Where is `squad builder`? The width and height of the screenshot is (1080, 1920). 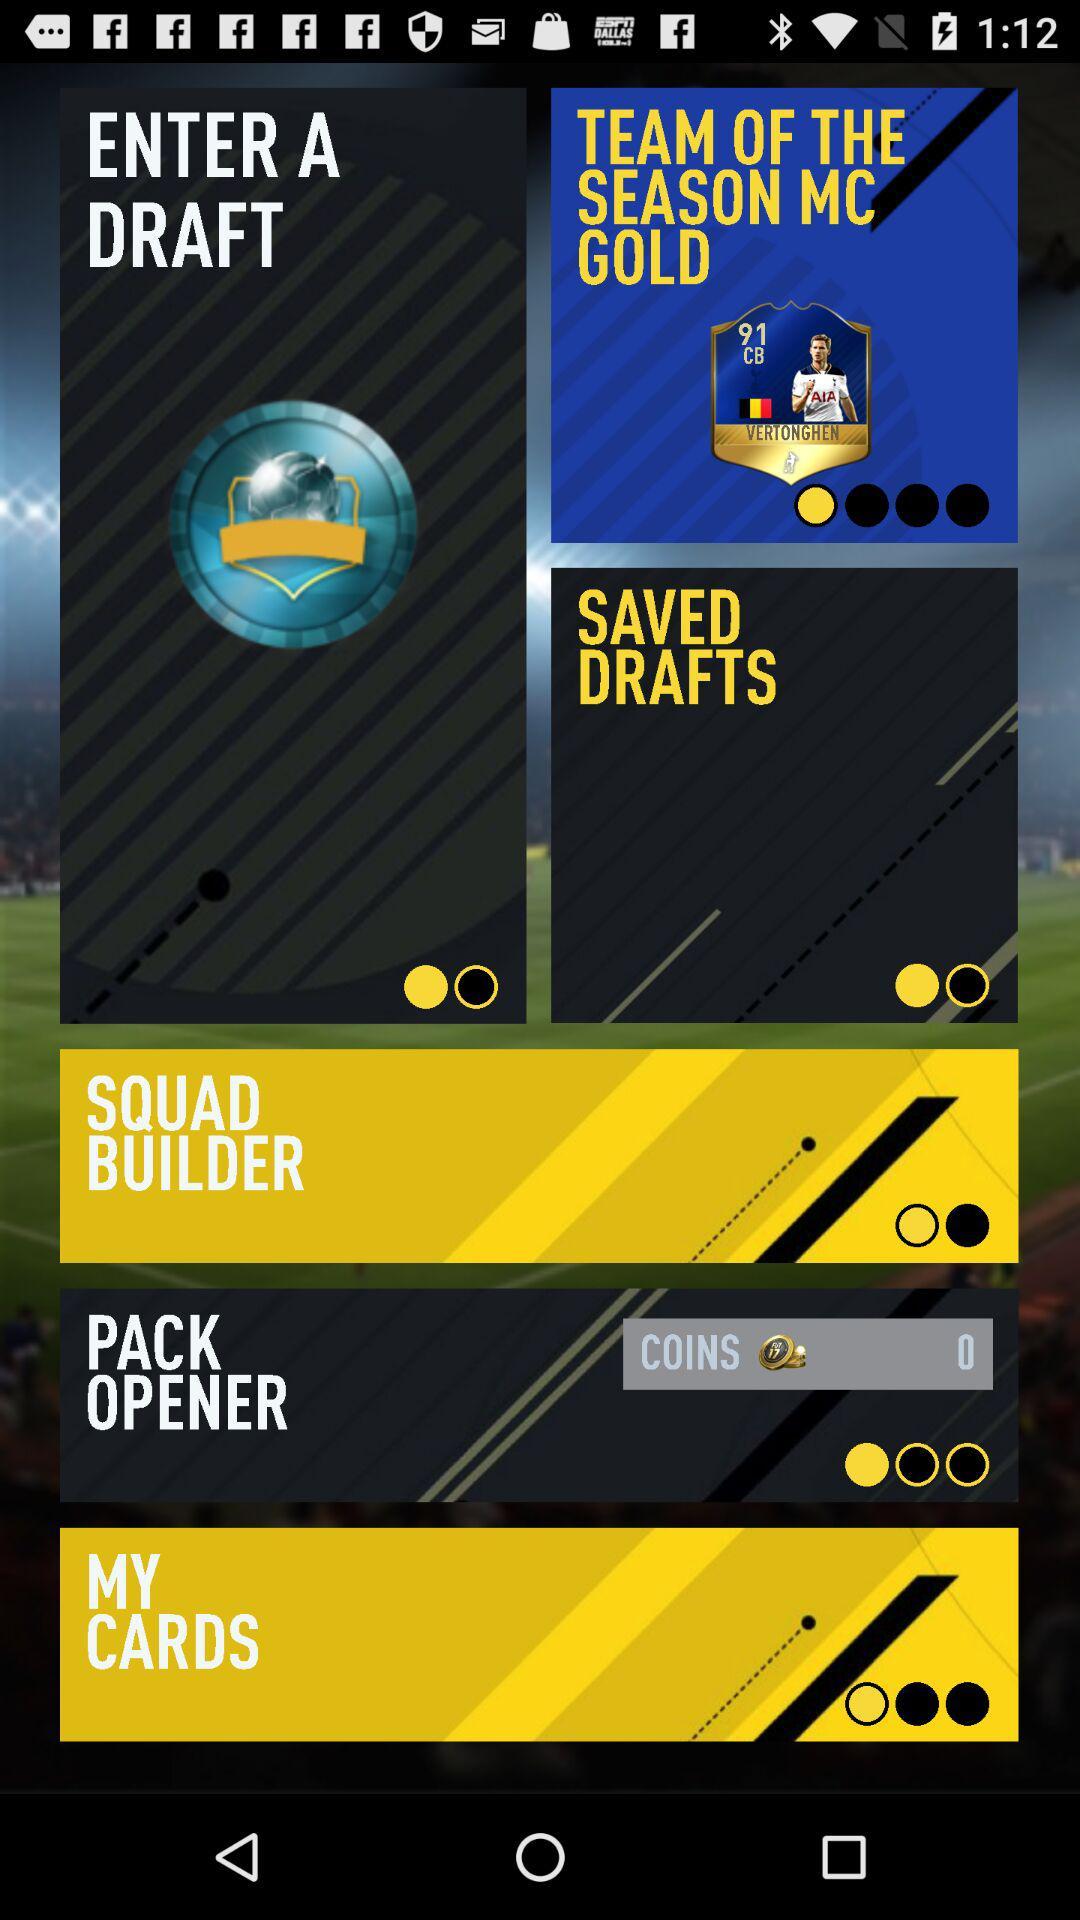
squad builder is located at coordinates (538, 1156).